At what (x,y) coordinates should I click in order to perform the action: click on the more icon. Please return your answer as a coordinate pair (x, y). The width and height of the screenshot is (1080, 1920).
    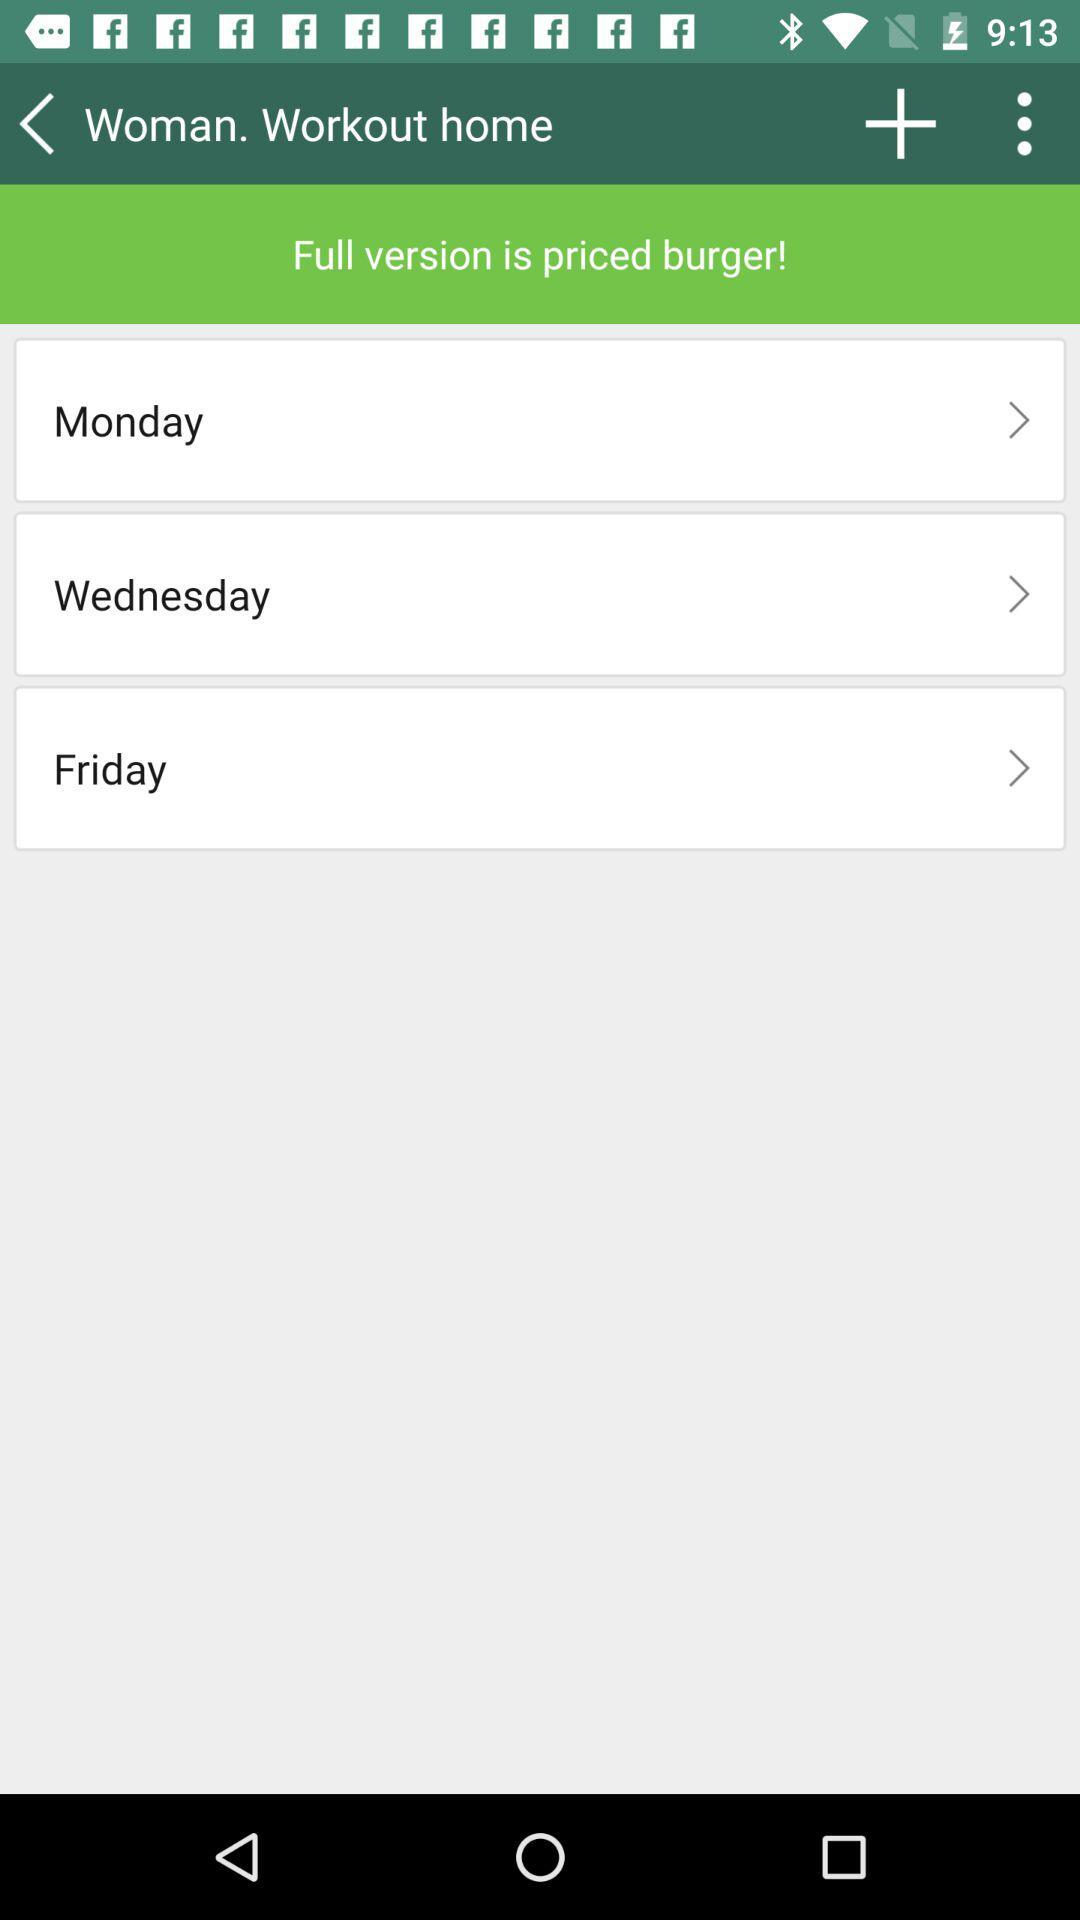
    Looking at the image, I should click on (1031, 122).